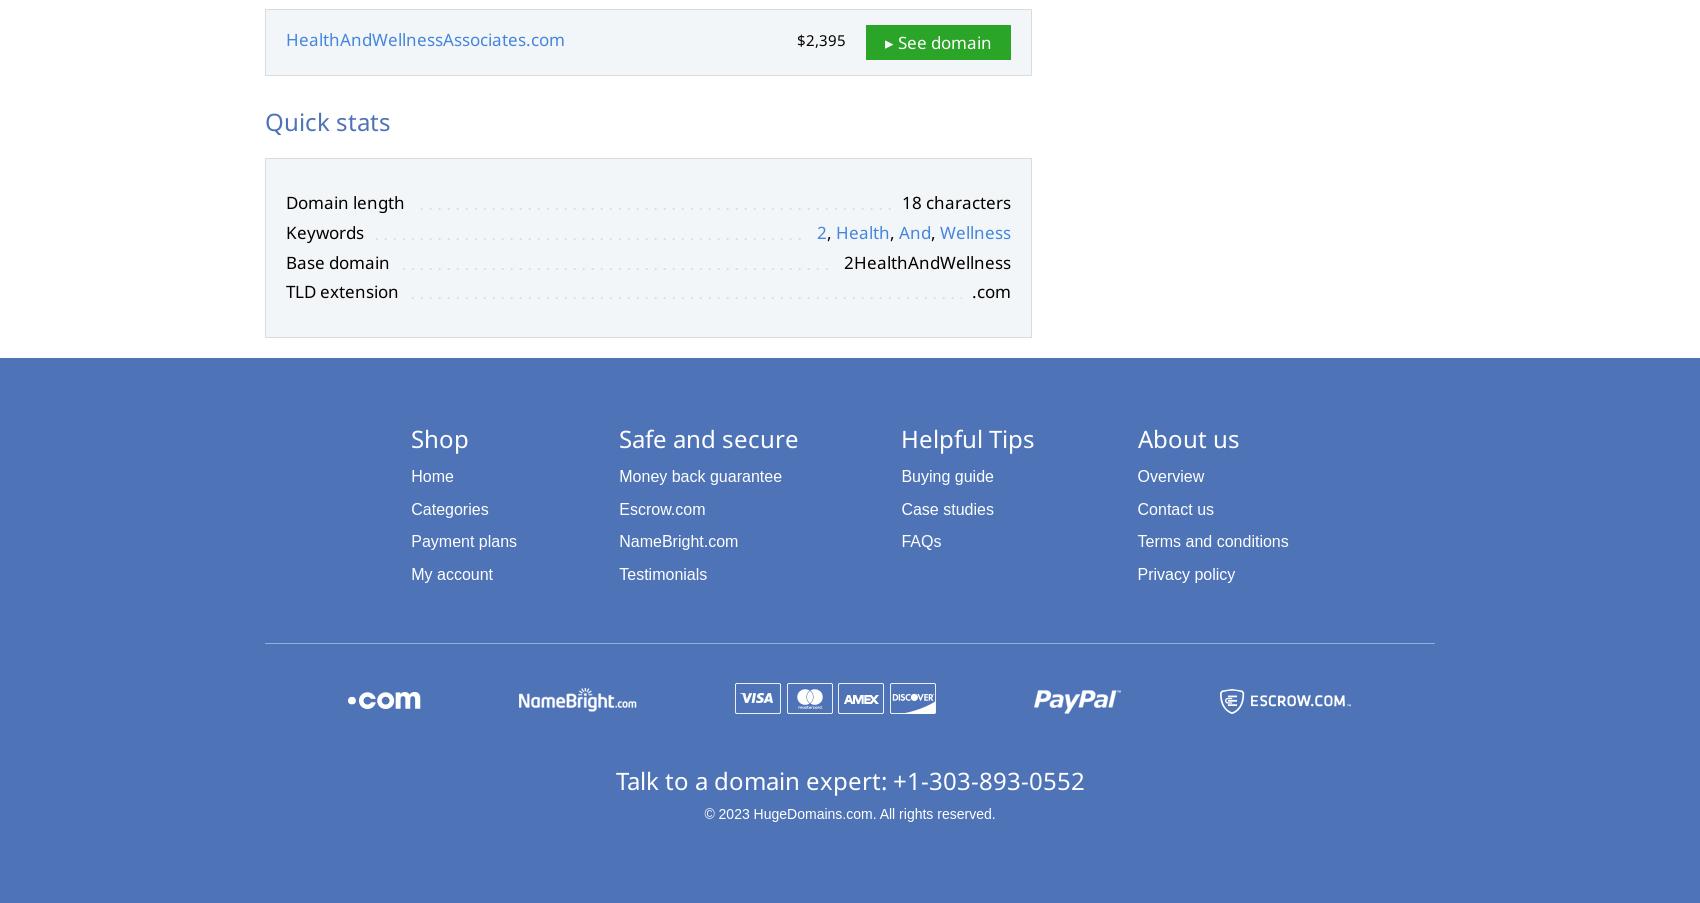 The width and height of the screenshot is (1700, 903). I want to click on 'Health', so click(862, 231).